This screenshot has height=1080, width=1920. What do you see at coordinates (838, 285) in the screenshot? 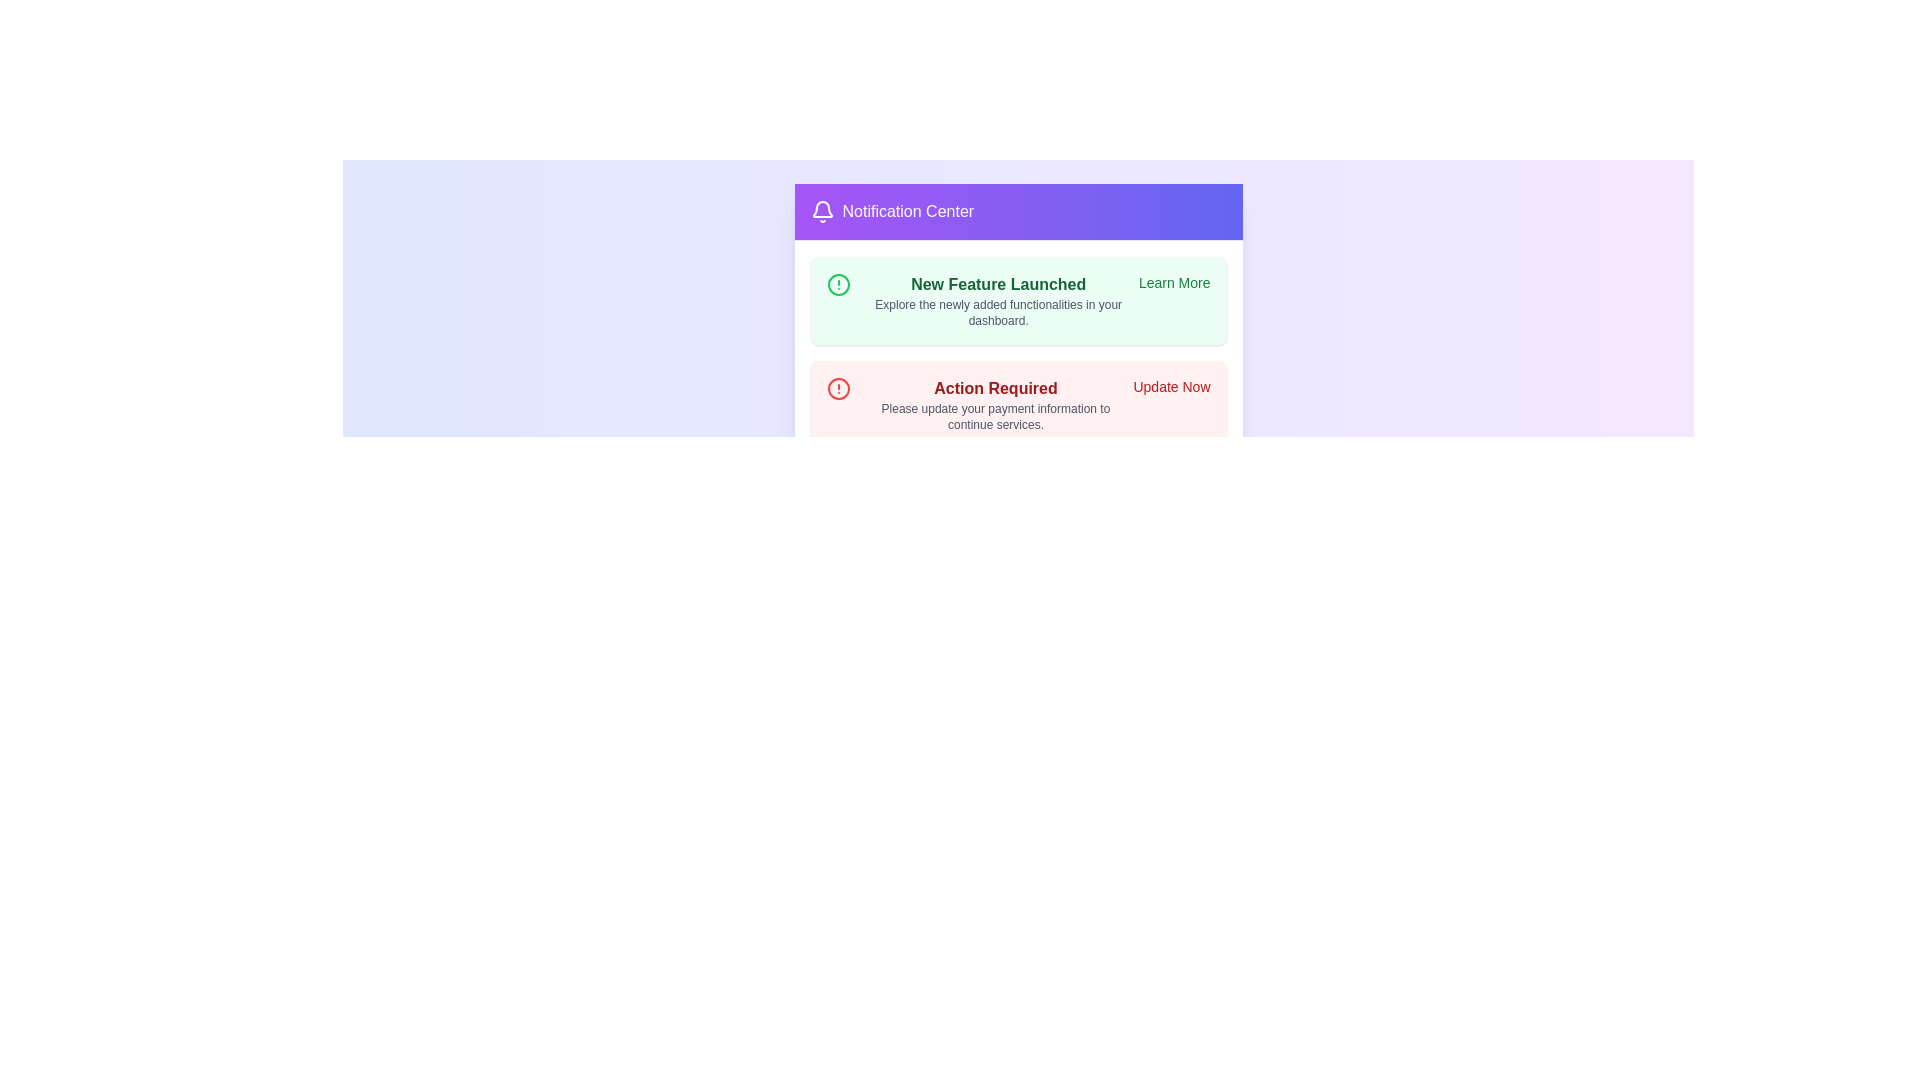
I see `the Circle SVG element that indicates a successful or informational state related to the top notification entry` at bounding box center [838, 285].